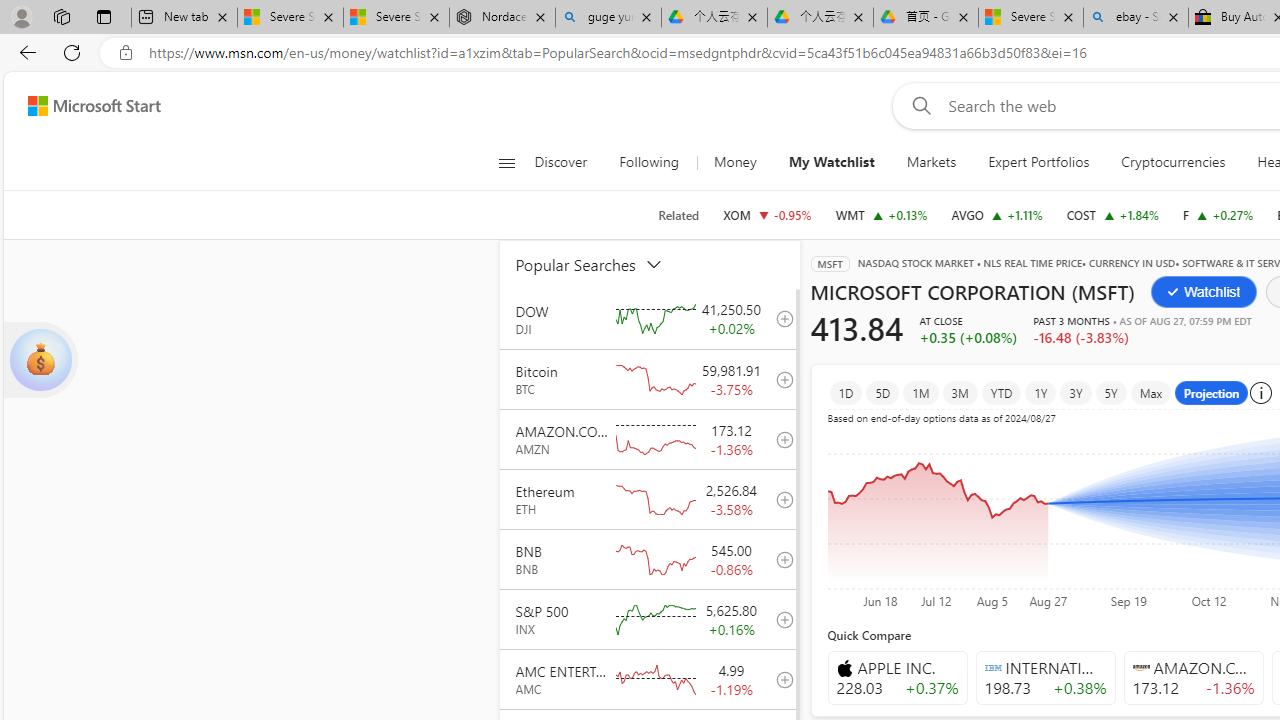 This screenshot has width=1280, height=720. Describe the element at coordinates (506, 162) in the screenshot. I see `'Class: button-glyph'` at that location.